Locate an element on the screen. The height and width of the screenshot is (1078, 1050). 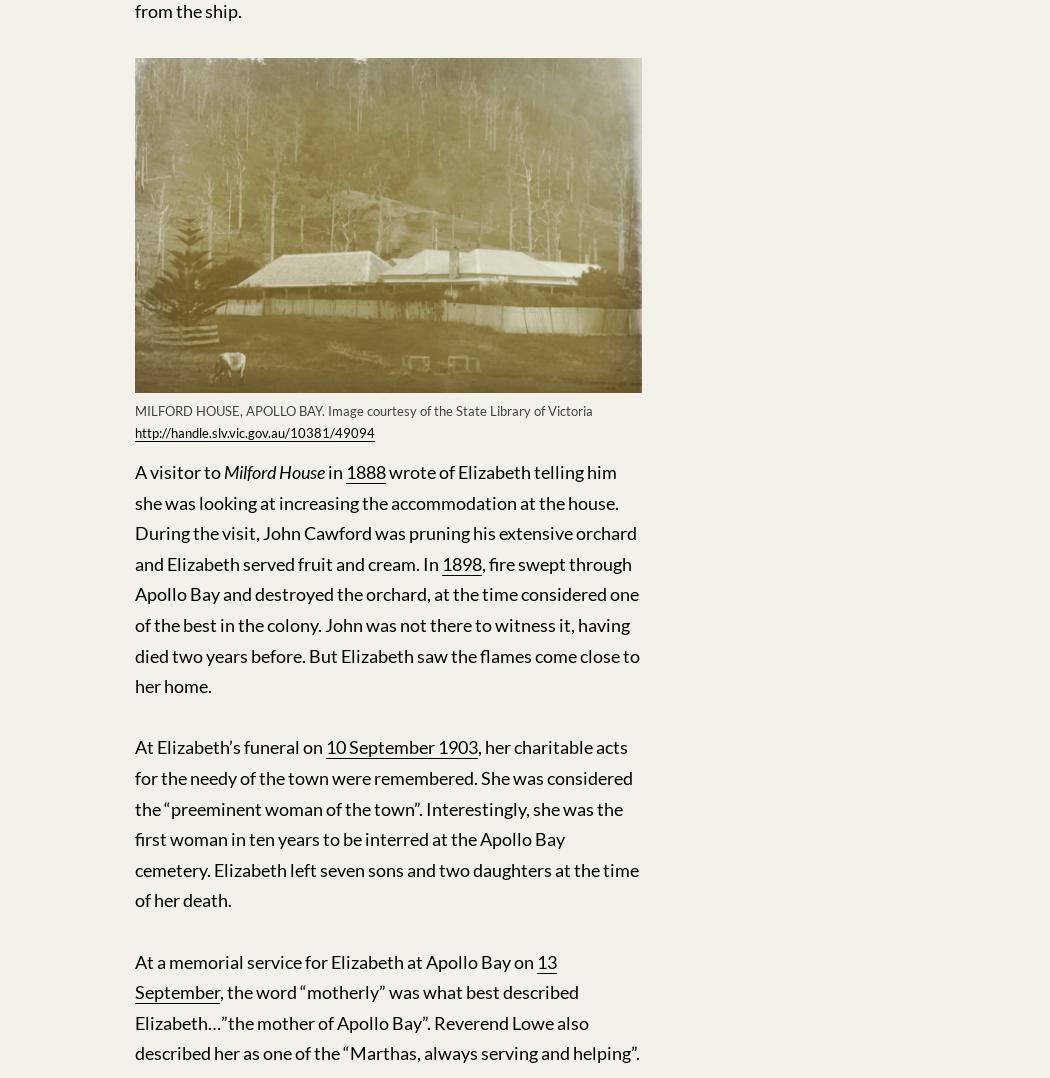
'1898' is located at coordinates (462, 562).